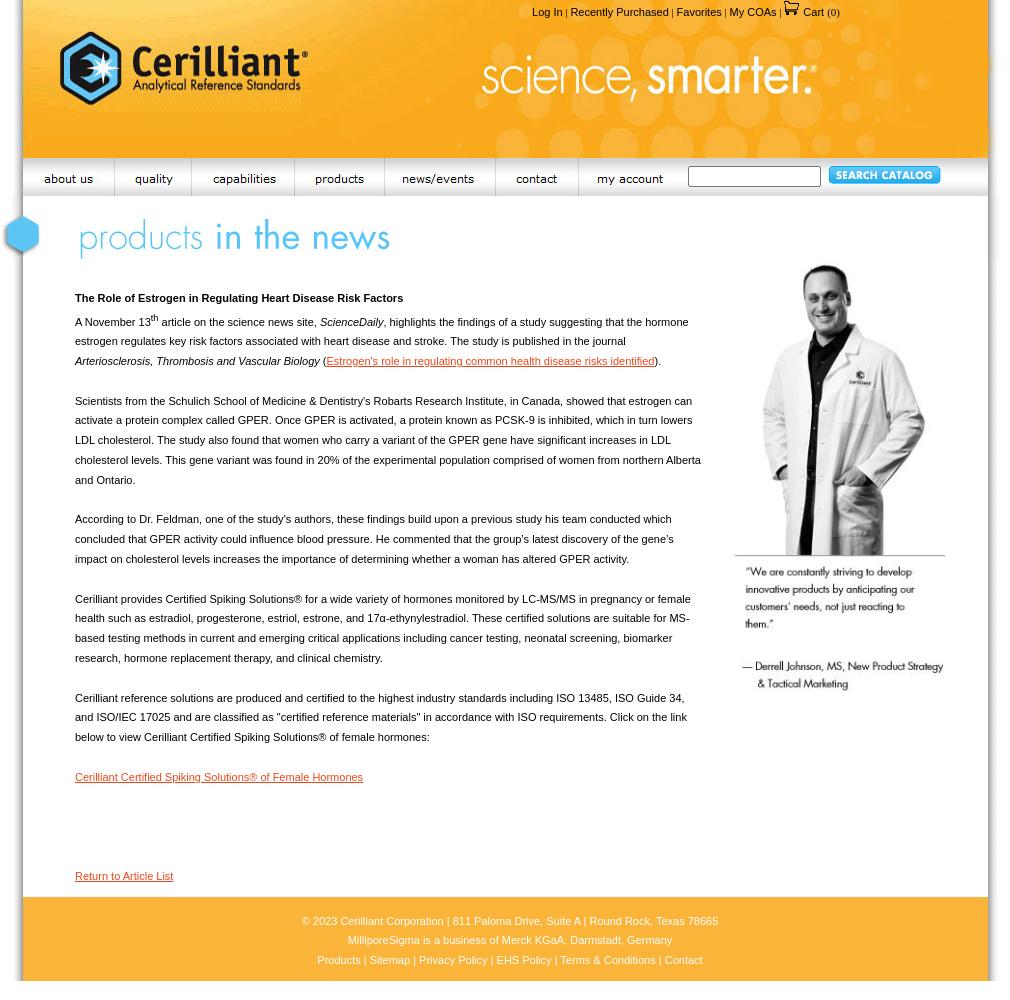  I want to click on 'Cerilliant
Certified Spiking Solutions® of Female Hormones', so click(217, 776).